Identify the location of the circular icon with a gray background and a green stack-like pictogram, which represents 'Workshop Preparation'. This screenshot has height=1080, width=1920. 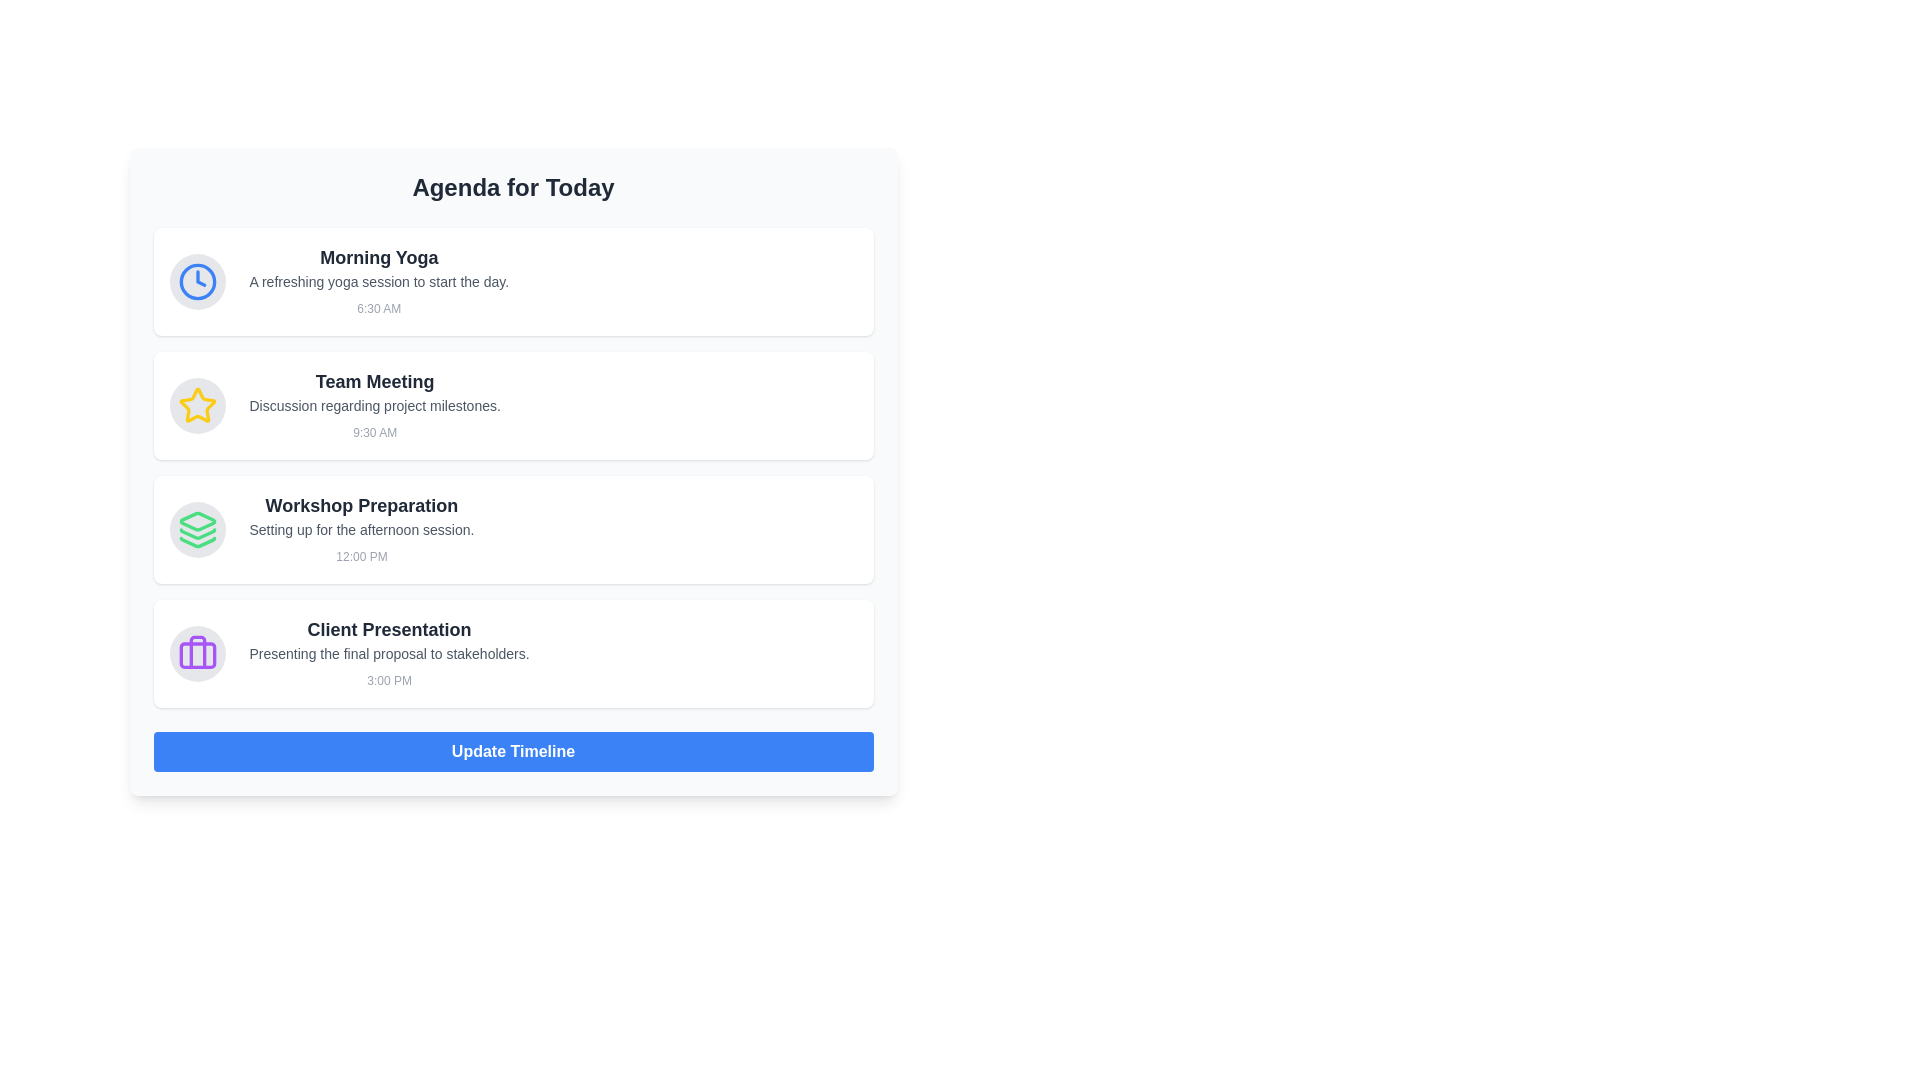
(197, 528).